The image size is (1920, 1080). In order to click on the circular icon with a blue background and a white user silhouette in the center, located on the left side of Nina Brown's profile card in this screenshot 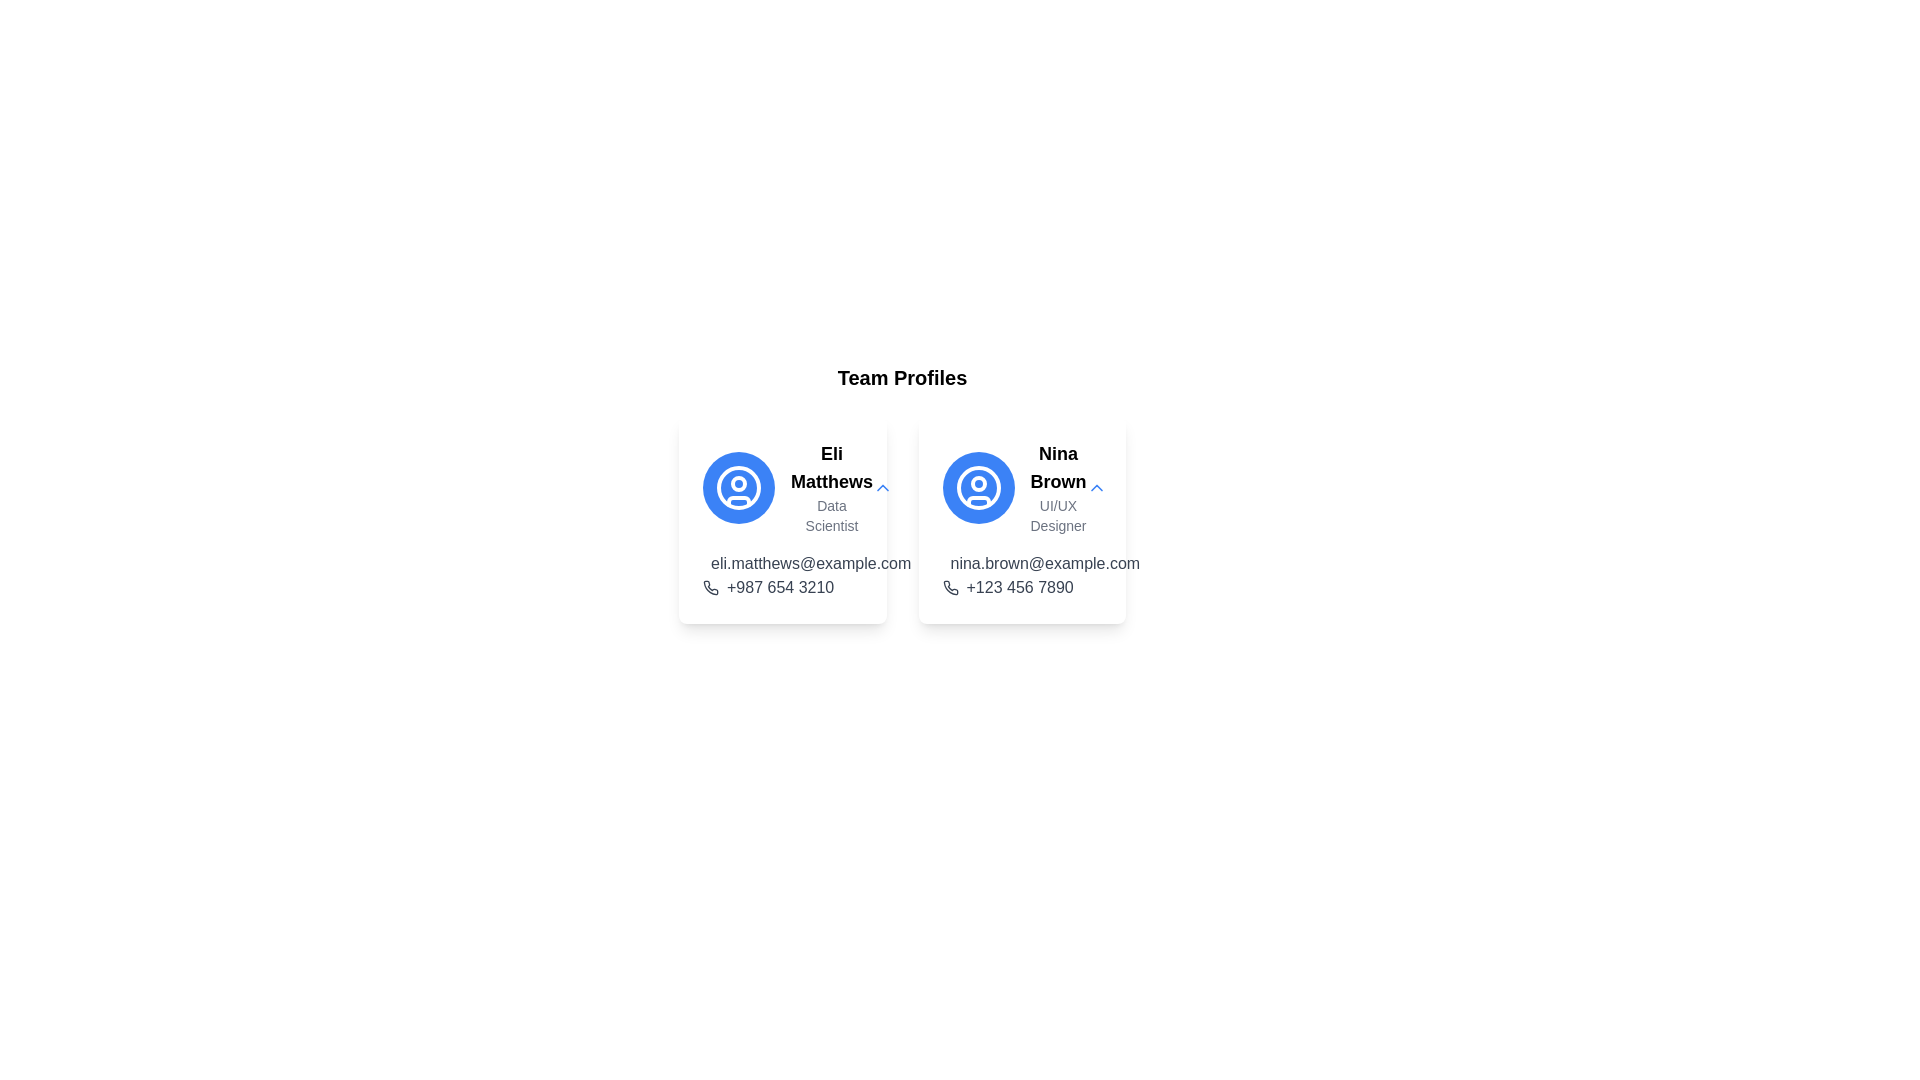, I will do `click(978, 488)`.